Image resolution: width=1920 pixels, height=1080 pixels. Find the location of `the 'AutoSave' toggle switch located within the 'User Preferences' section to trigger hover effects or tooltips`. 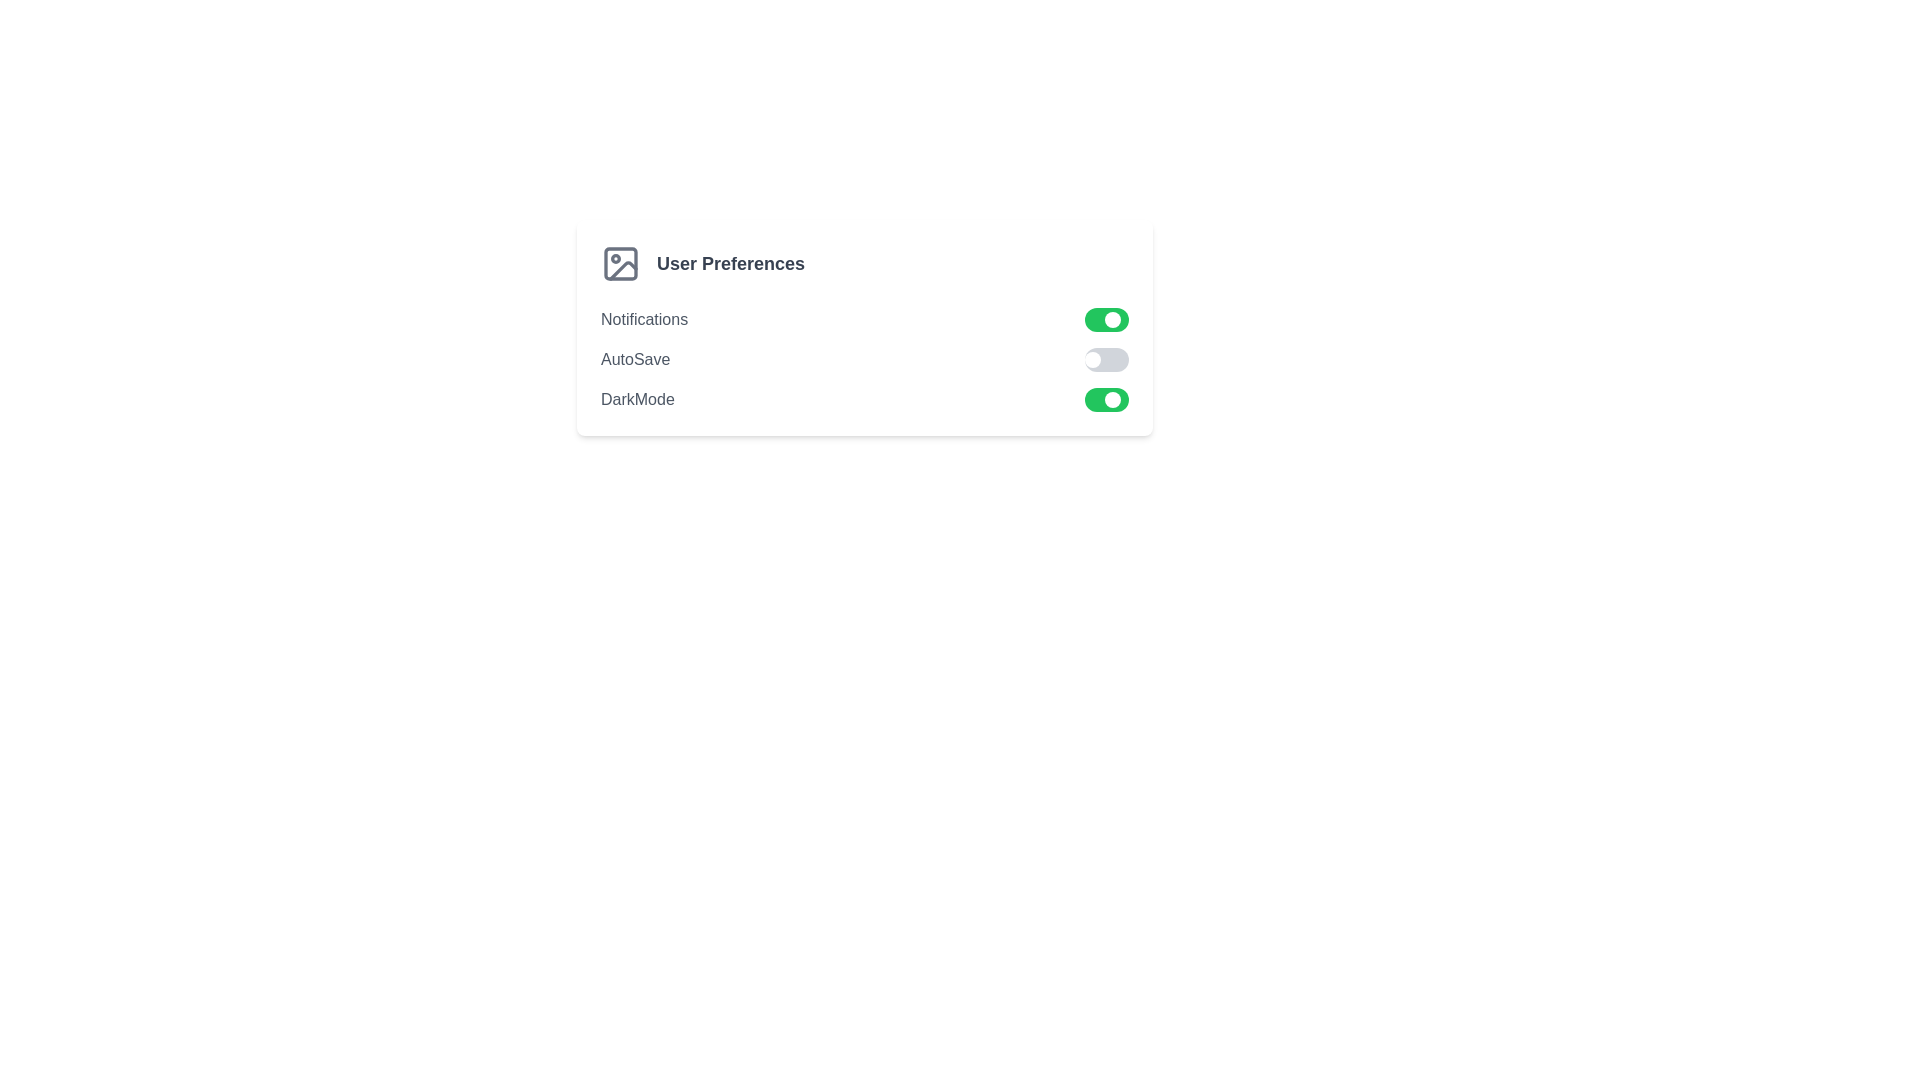

the 'AutoSave' toggle switch located within the 'User Preferences' section to trigger hover effects or tooltips is located at coordinates (1106, 358).